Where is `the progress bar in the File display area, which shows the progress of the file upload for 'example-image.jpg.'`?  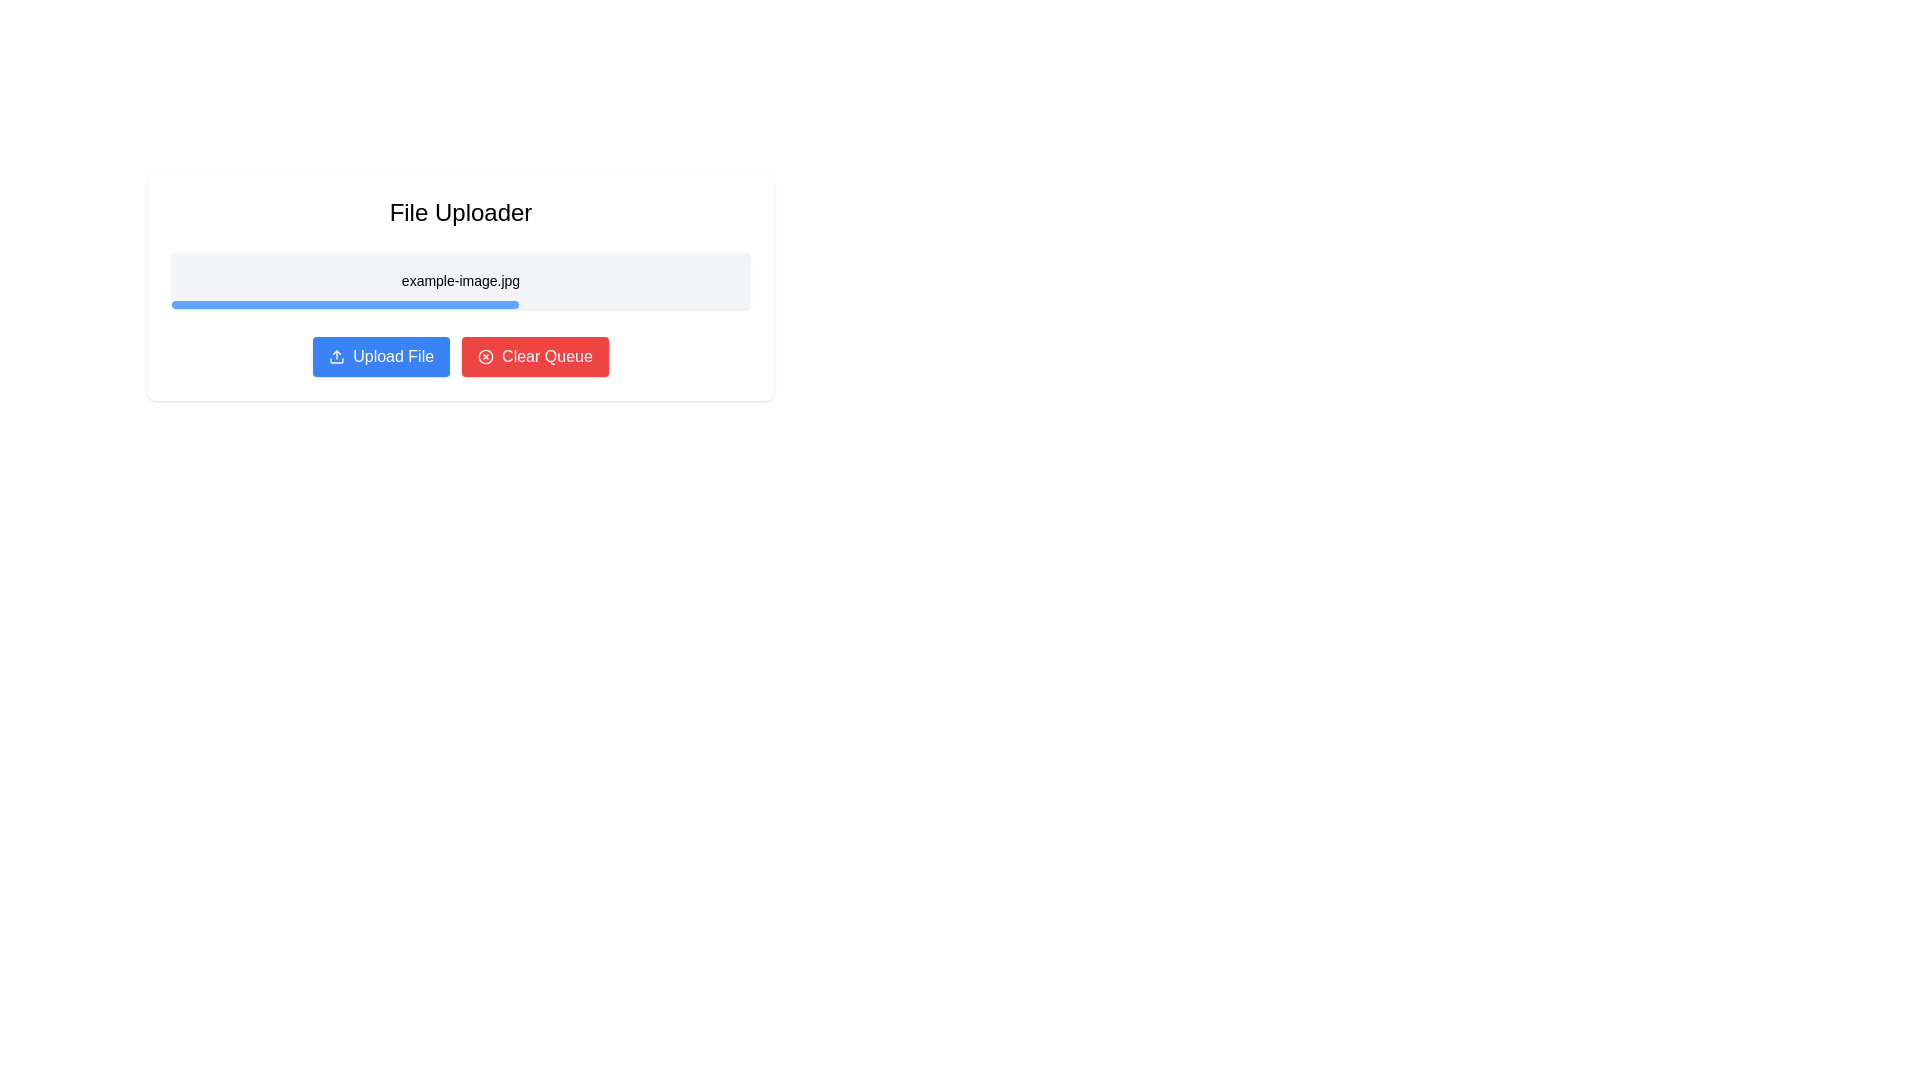 the progress bar in the File display area, which shows the progress of the file upload for 'example-image.jpg.' is located at coordinates (459, 286).